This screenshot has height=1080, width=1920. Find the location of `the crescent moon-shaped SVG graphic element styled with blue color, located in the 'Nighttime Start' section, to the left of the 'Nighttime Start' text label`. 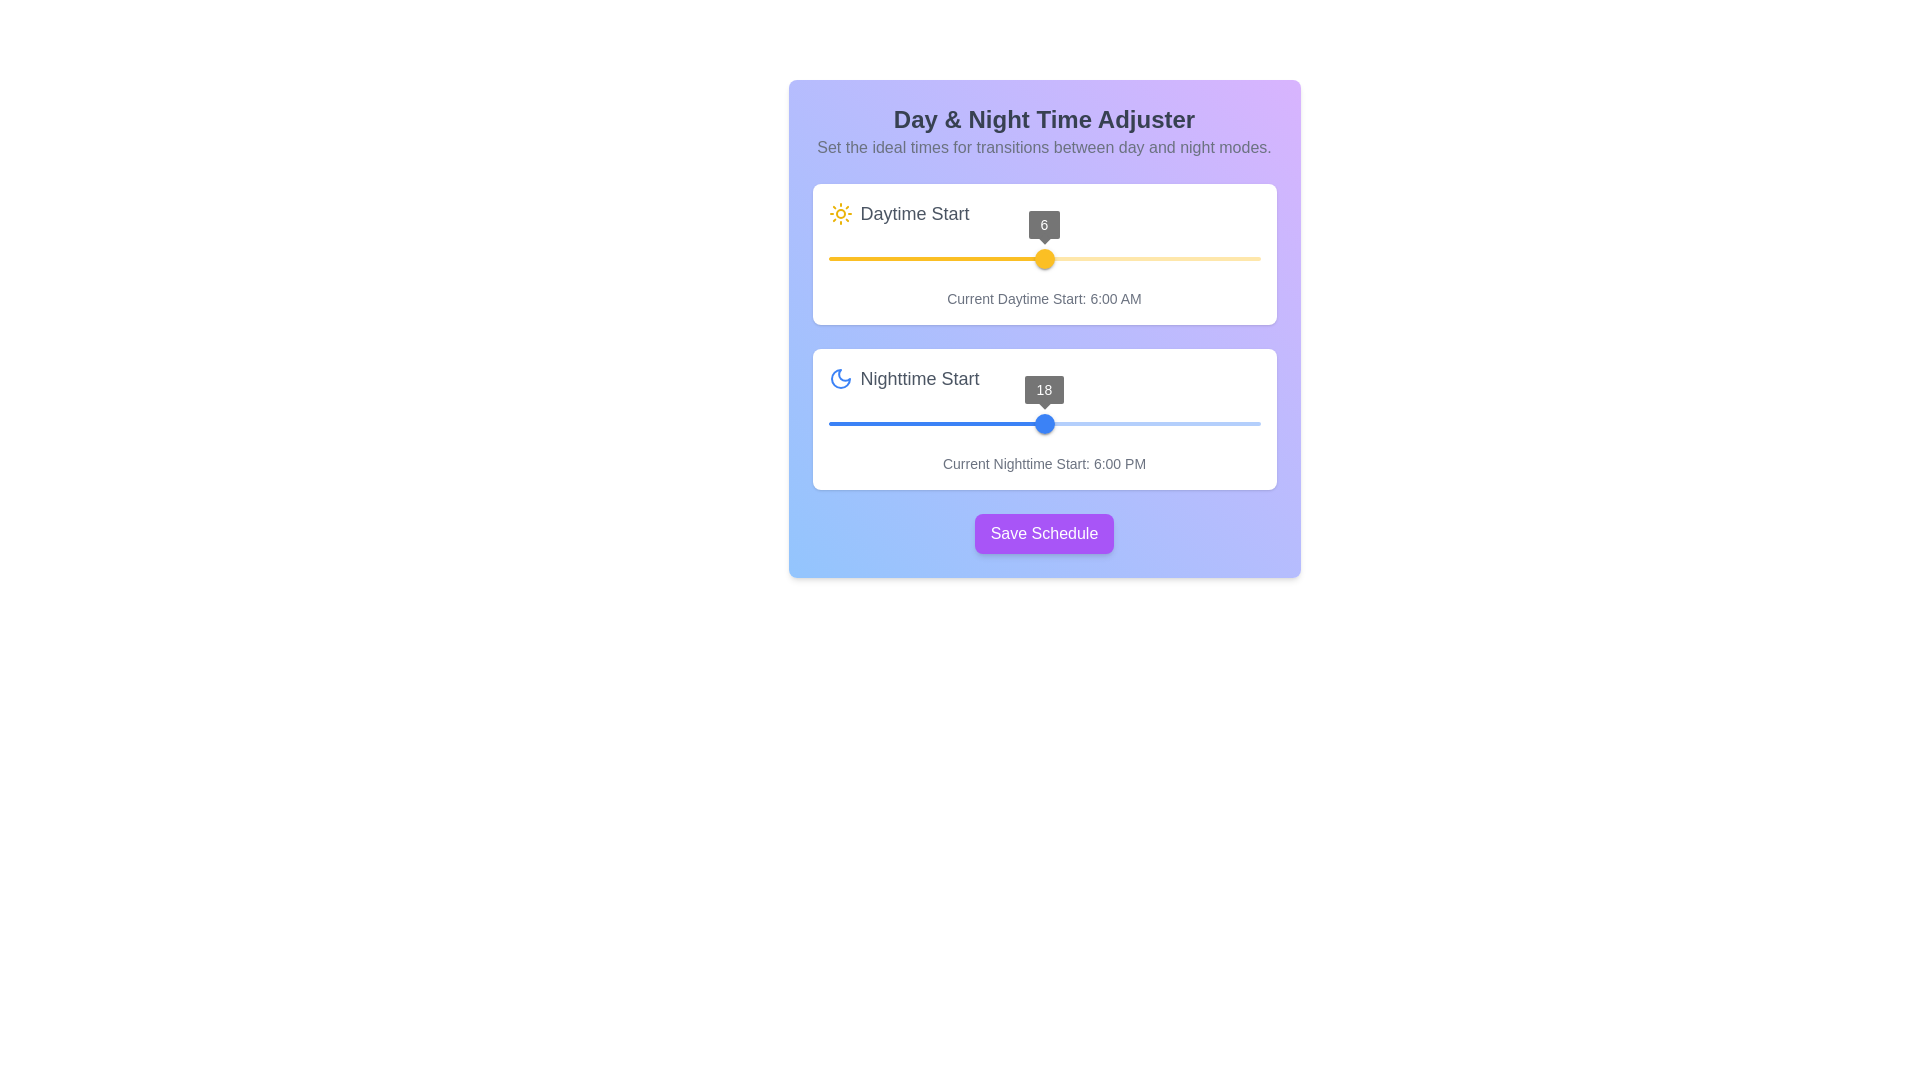

the crescent moon-shaped SVG graphic element styled with blue color, located in the 'Nighttime Start' section, to the left of the 'Nighttime Start' text label is located at coordinates (840, 378).